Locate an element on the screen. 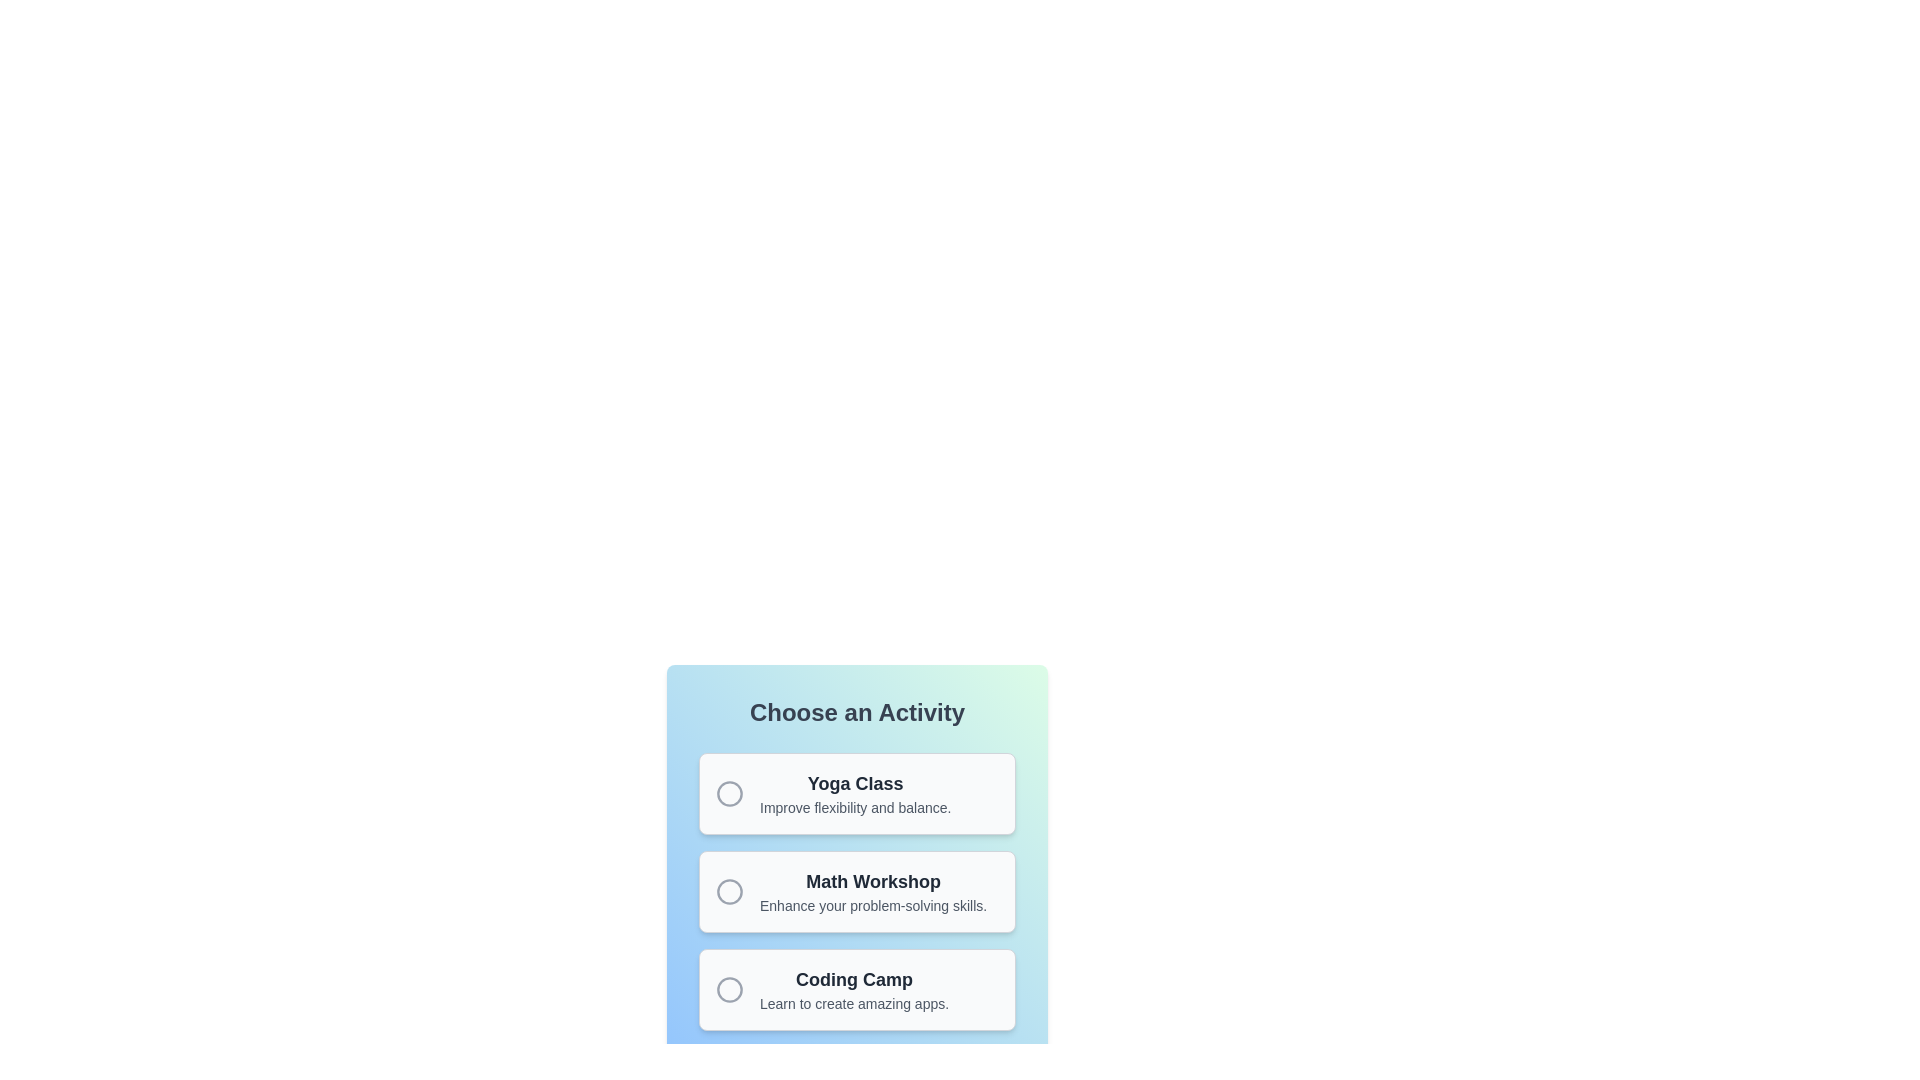 This screenshot has height=1080, width=1920. the inner Circle graphic element with a gray outline that is centered within the button labeled 'Yoga Class' is located at coordinates (728, 793).